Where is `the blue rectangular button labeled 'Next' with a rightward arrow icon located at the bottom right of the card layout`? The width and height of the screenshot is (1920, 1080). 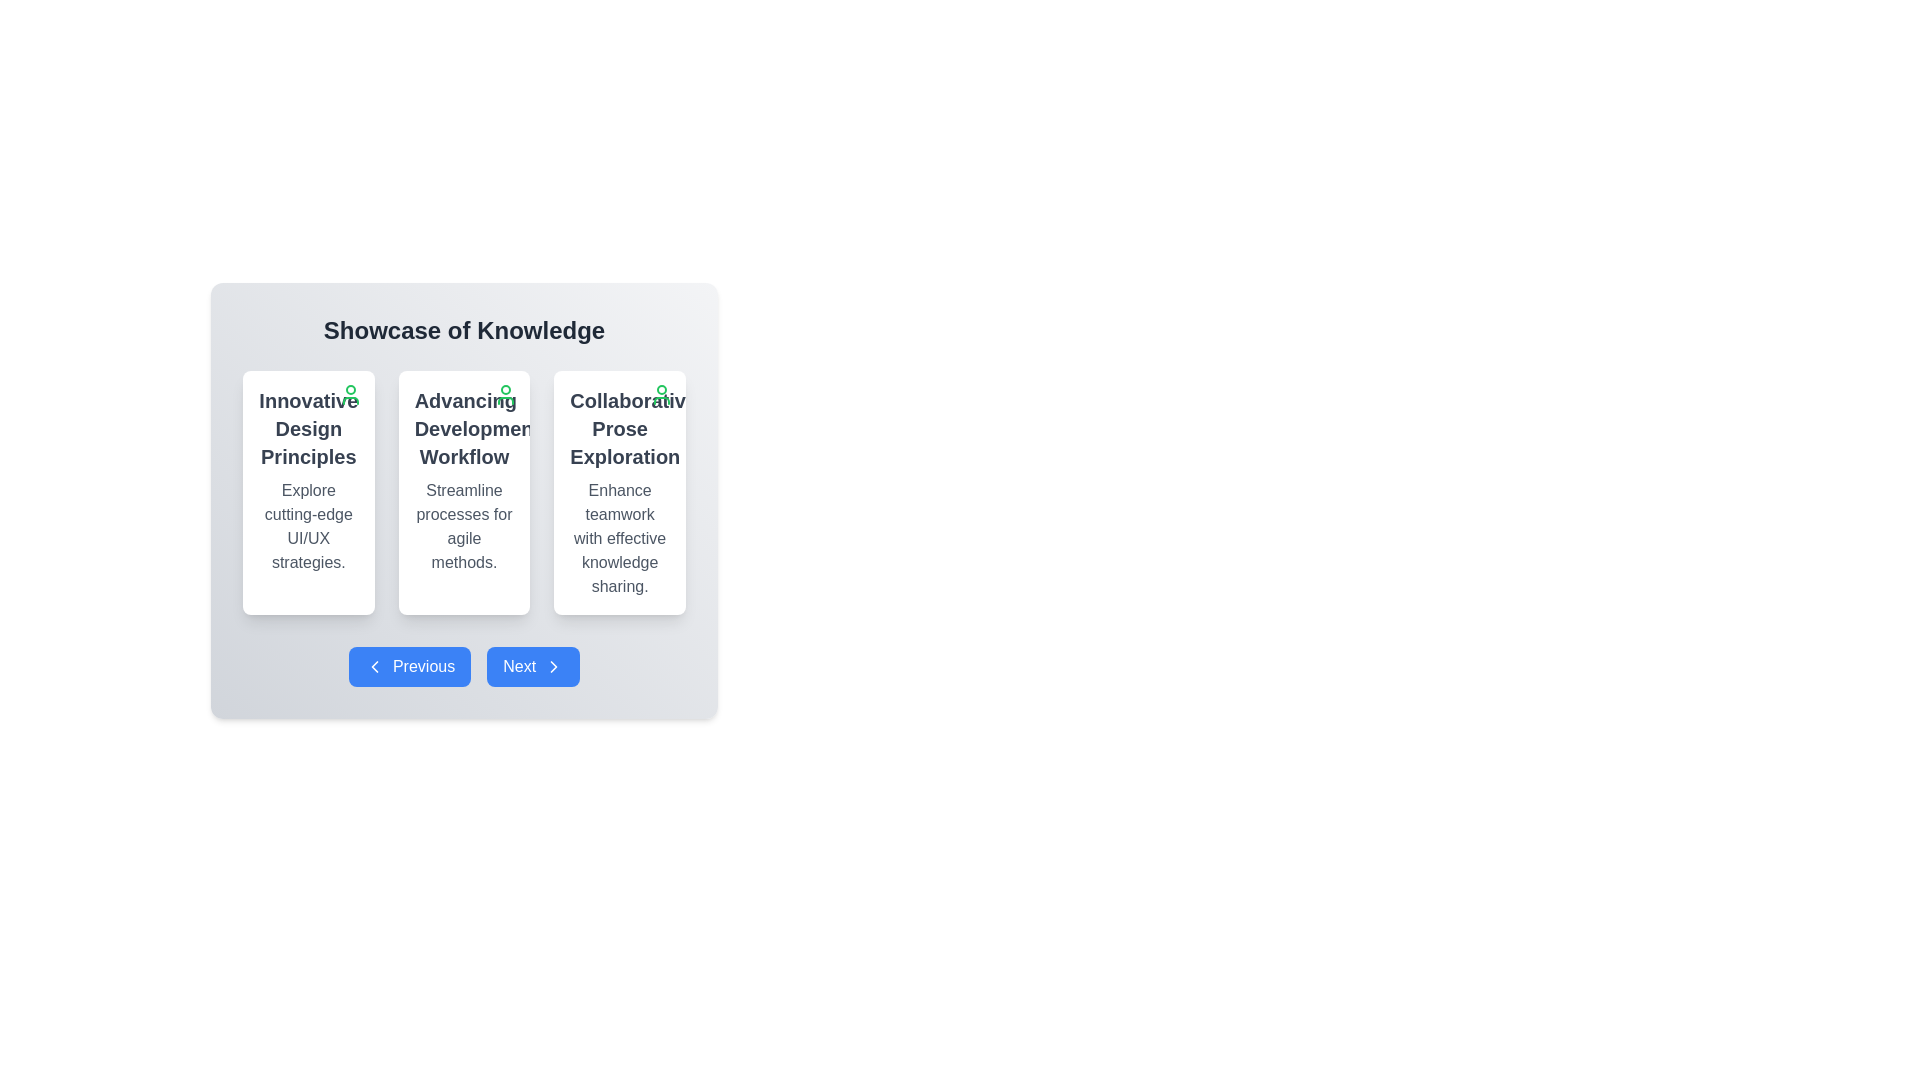 the blue rectangular button labeled 'Next' with a rightward arrow icon located at the bottom right of the card layout is located at coordinates (533, 667).